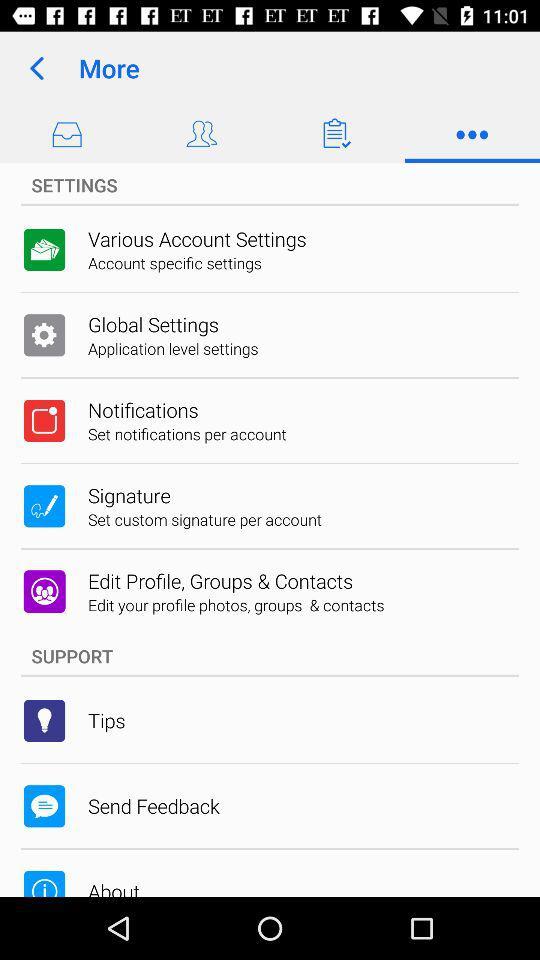  What do you see at coordinates (204, 518) in the screenshot?
I see `the item below the signature icon` at bounding box center [204, 518].